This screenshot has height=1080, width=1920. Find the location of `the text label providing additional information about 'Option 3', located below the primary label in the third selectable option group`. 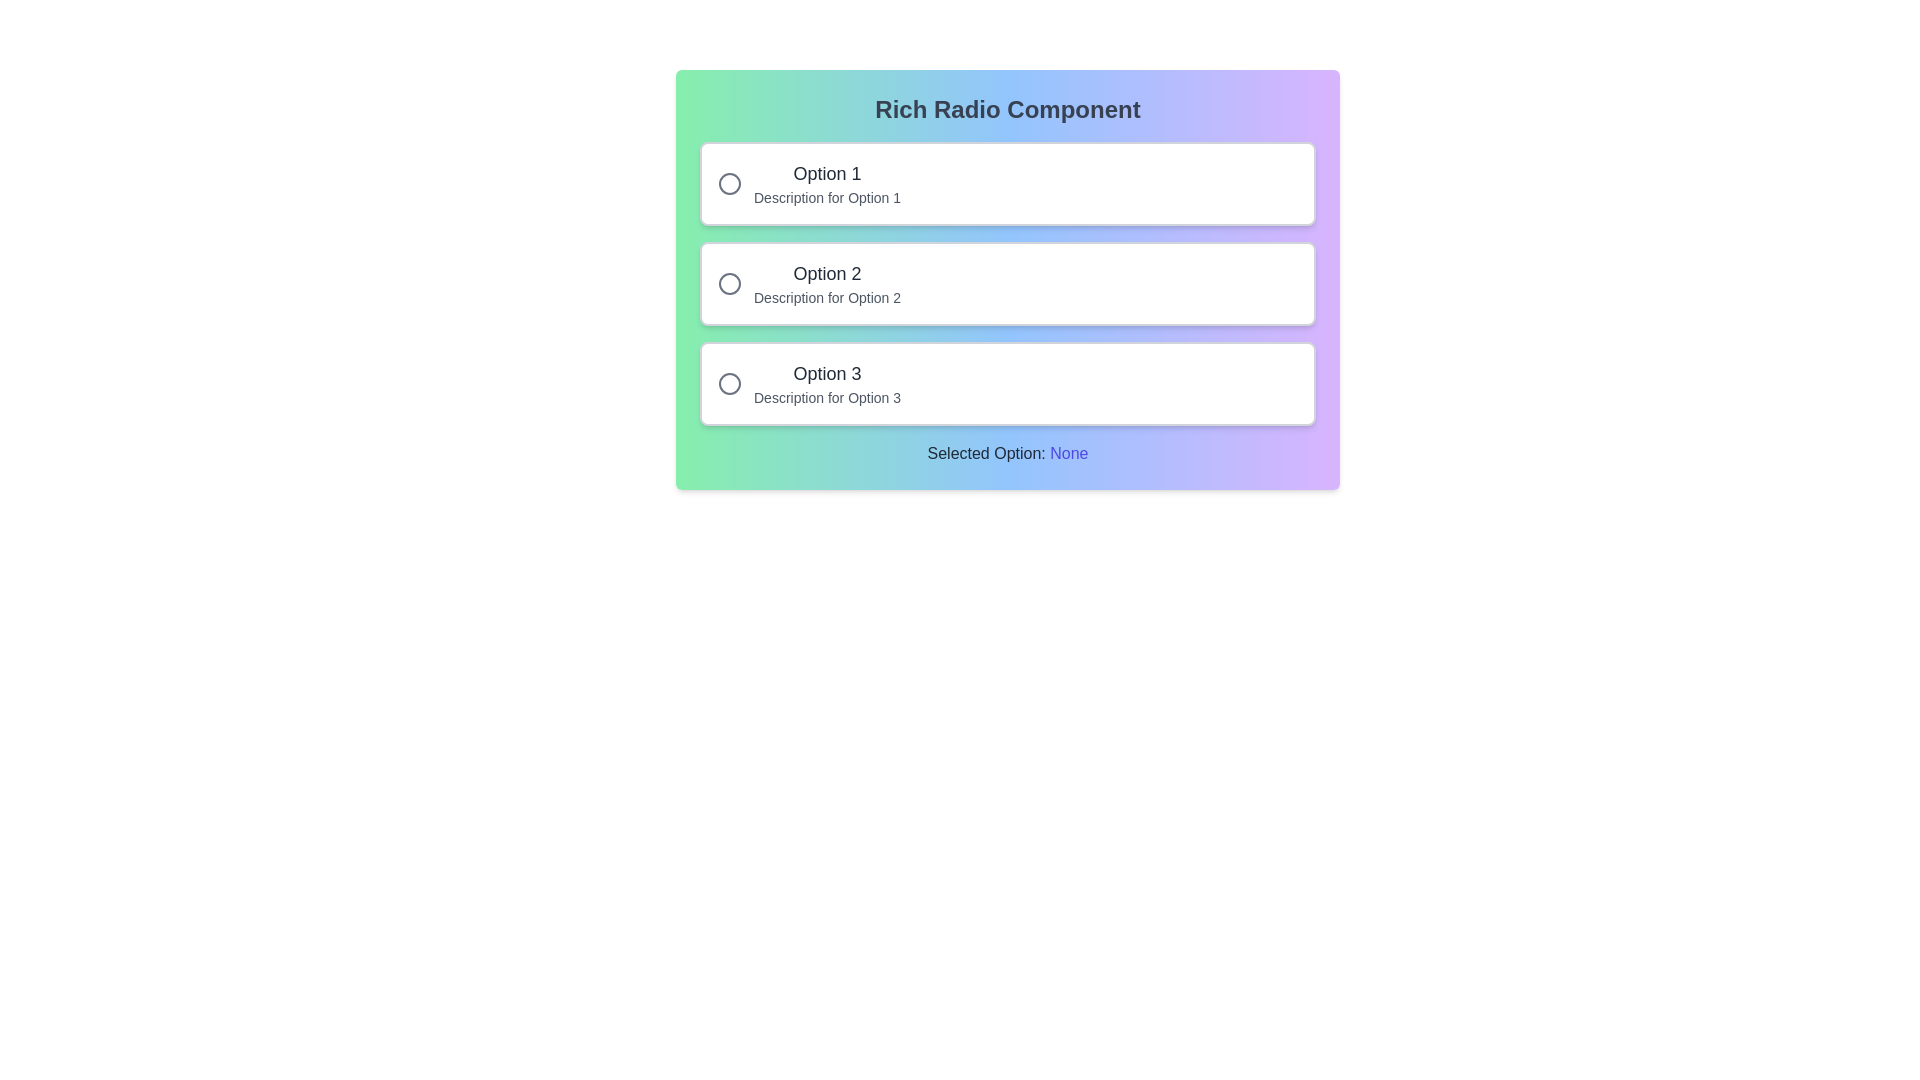

the text label providing additional information about 'Option 3', located below the primary label in the third selectable option group is located at coordinates (827, 397).